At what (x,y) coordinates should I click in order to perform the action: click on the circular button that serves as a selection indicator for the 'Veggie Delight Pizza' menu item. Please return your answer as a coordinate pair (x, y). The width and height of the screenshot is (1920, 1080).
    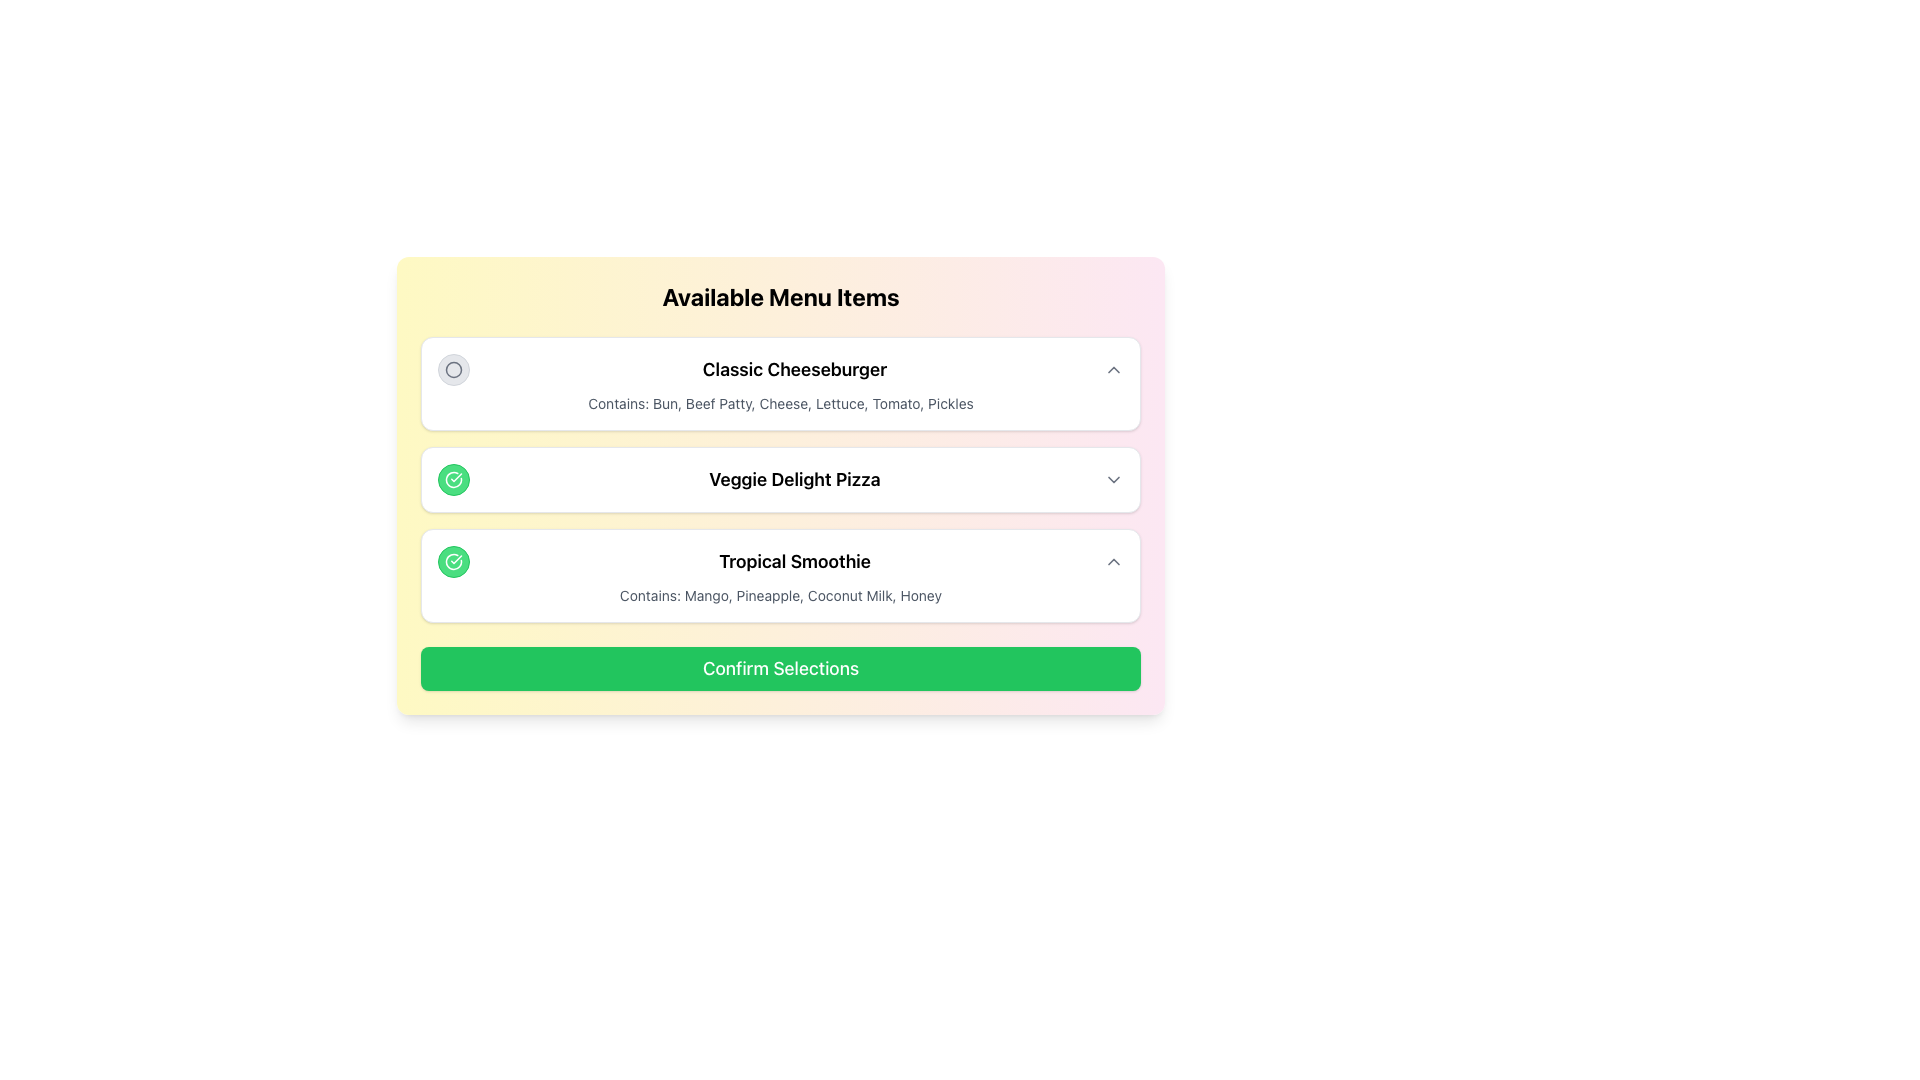
    Looking at the image, I should click on (453, 479).